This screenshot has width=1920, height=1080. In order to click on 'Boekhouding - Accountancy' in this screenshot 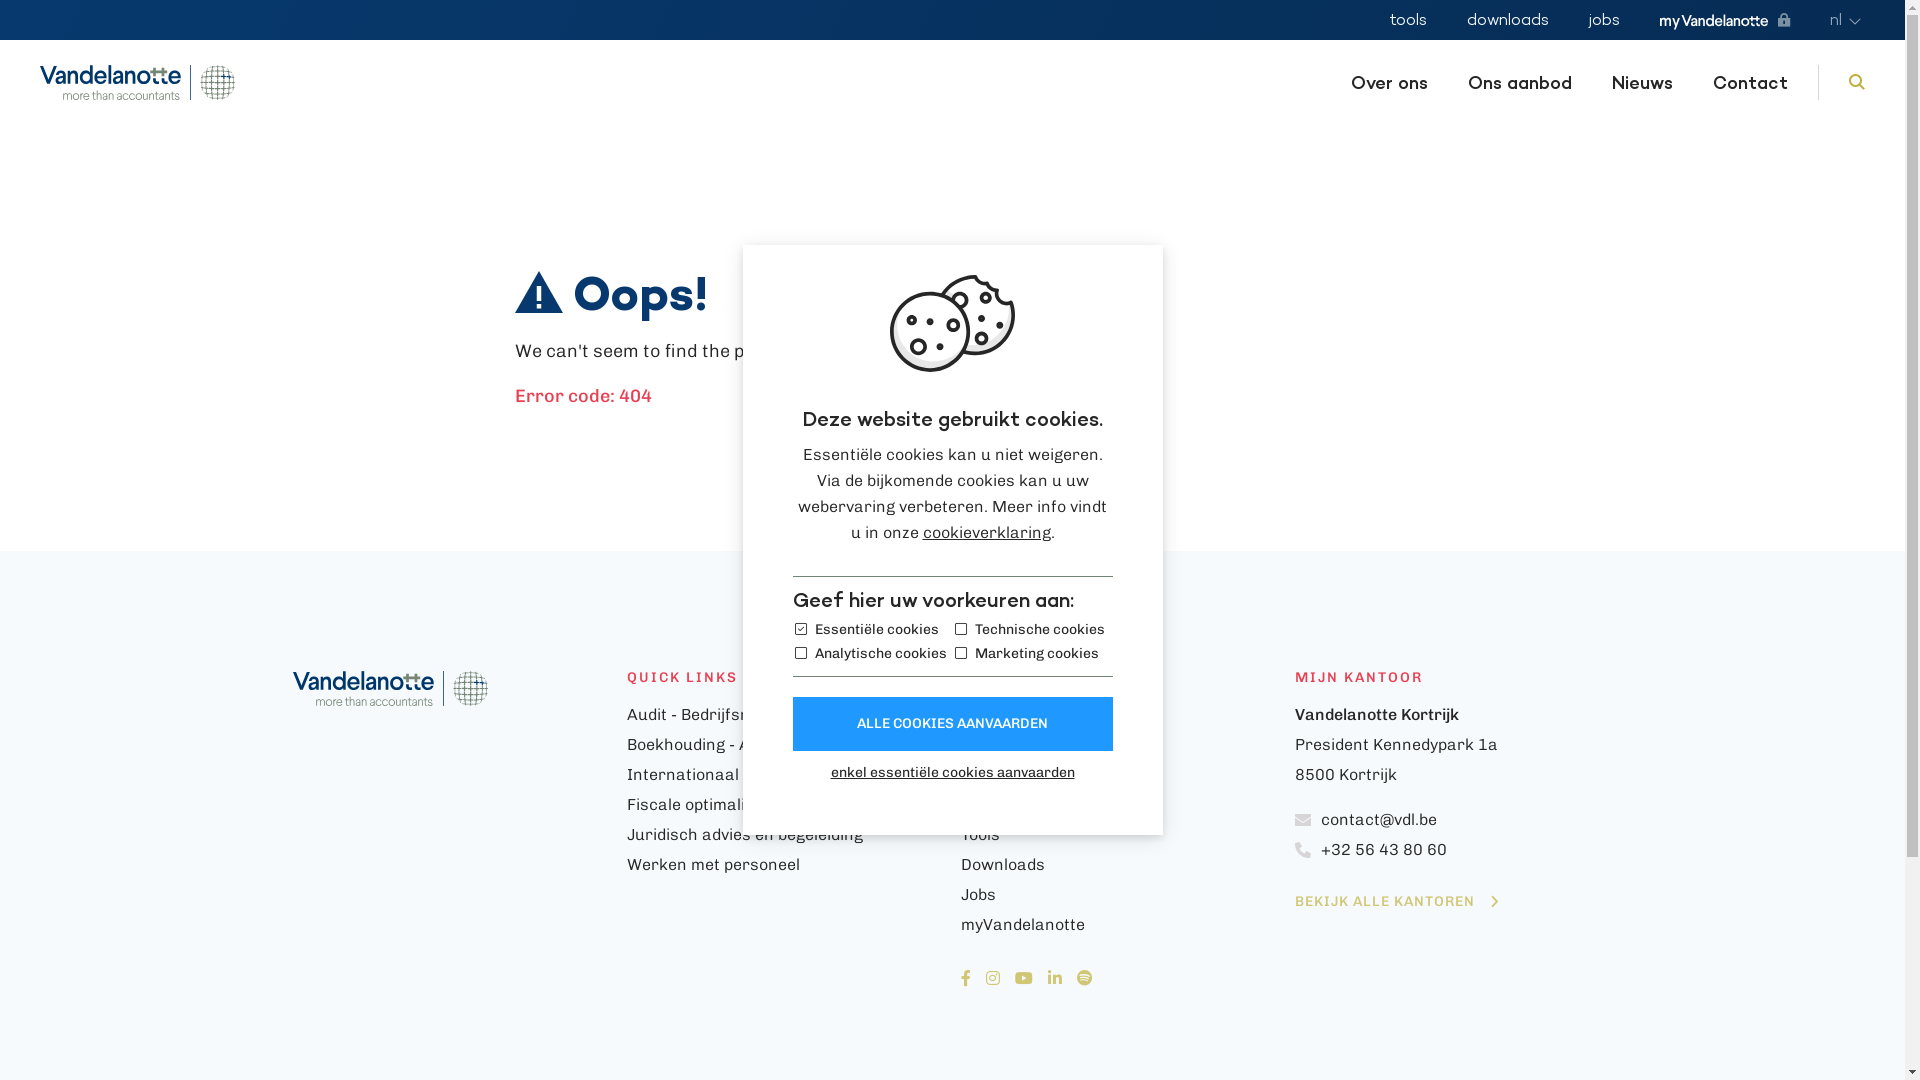, I will do `click(624, 744)`.